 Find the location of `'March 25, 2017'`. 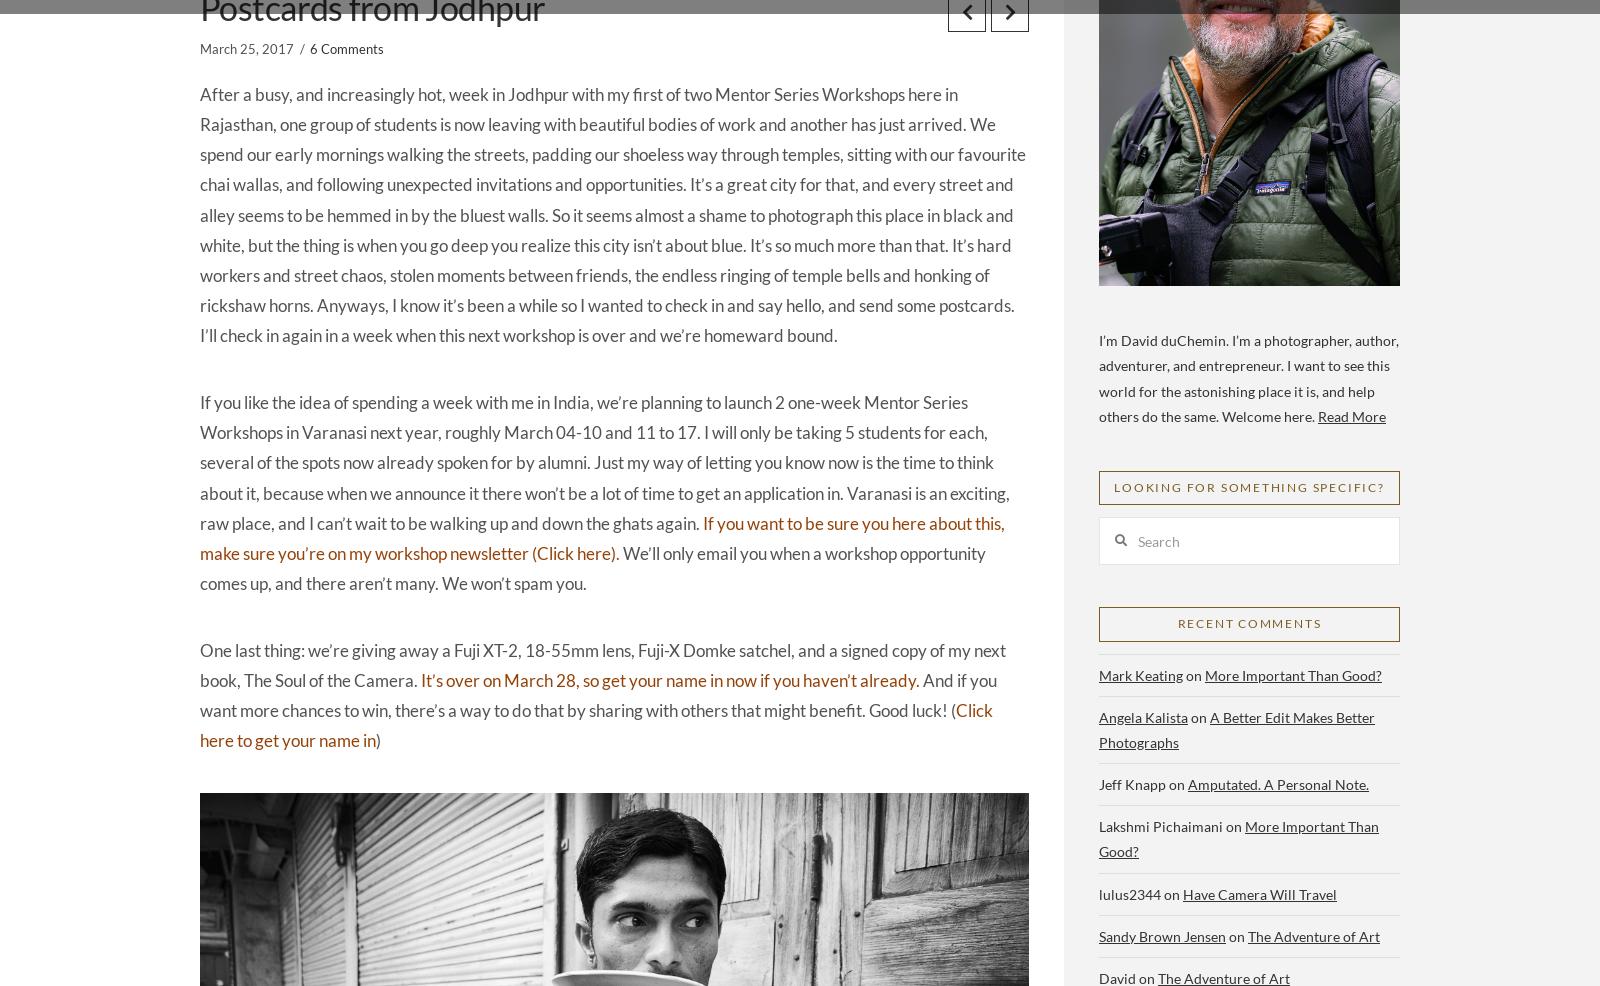

'March 25, 2017' is located at coordinates (247, 48).